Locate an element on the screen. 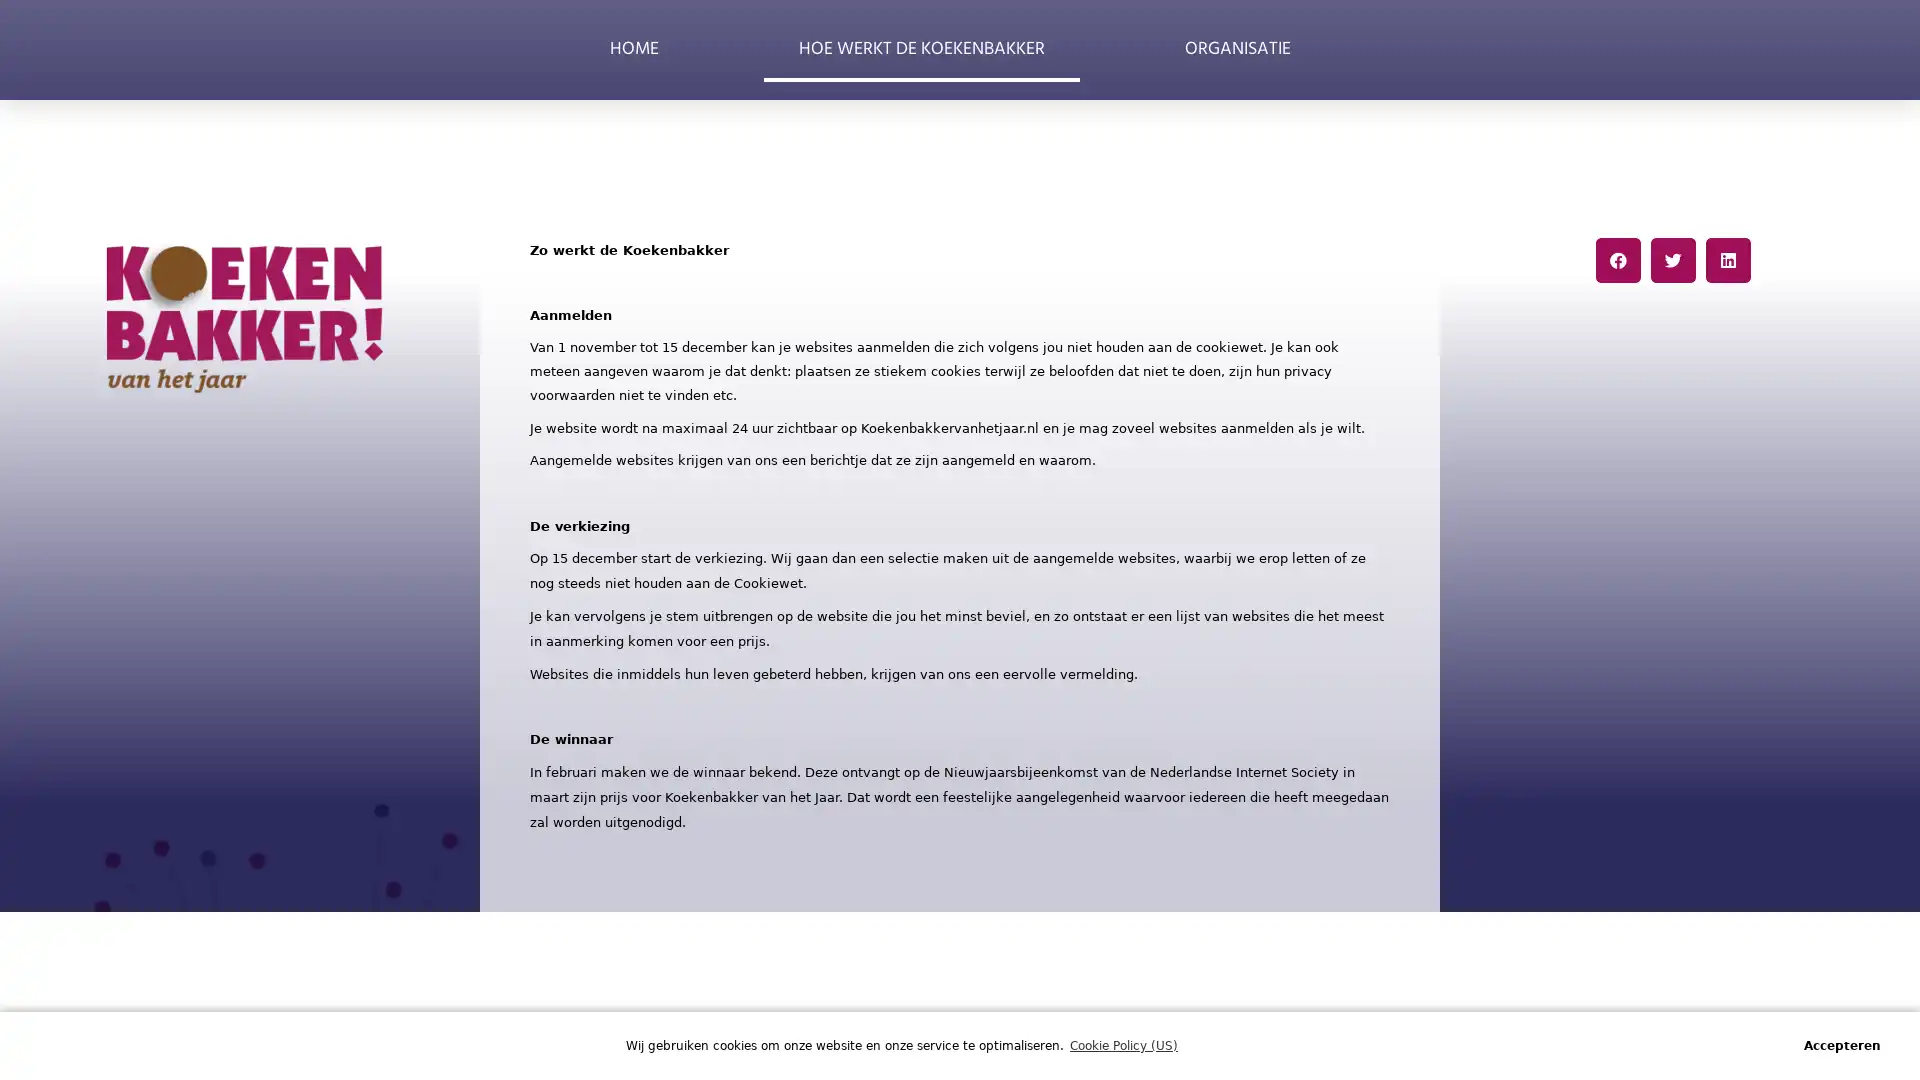 The image size is (1920, 1080). dismiss cookie message is located at coordinates (1841, 1044).